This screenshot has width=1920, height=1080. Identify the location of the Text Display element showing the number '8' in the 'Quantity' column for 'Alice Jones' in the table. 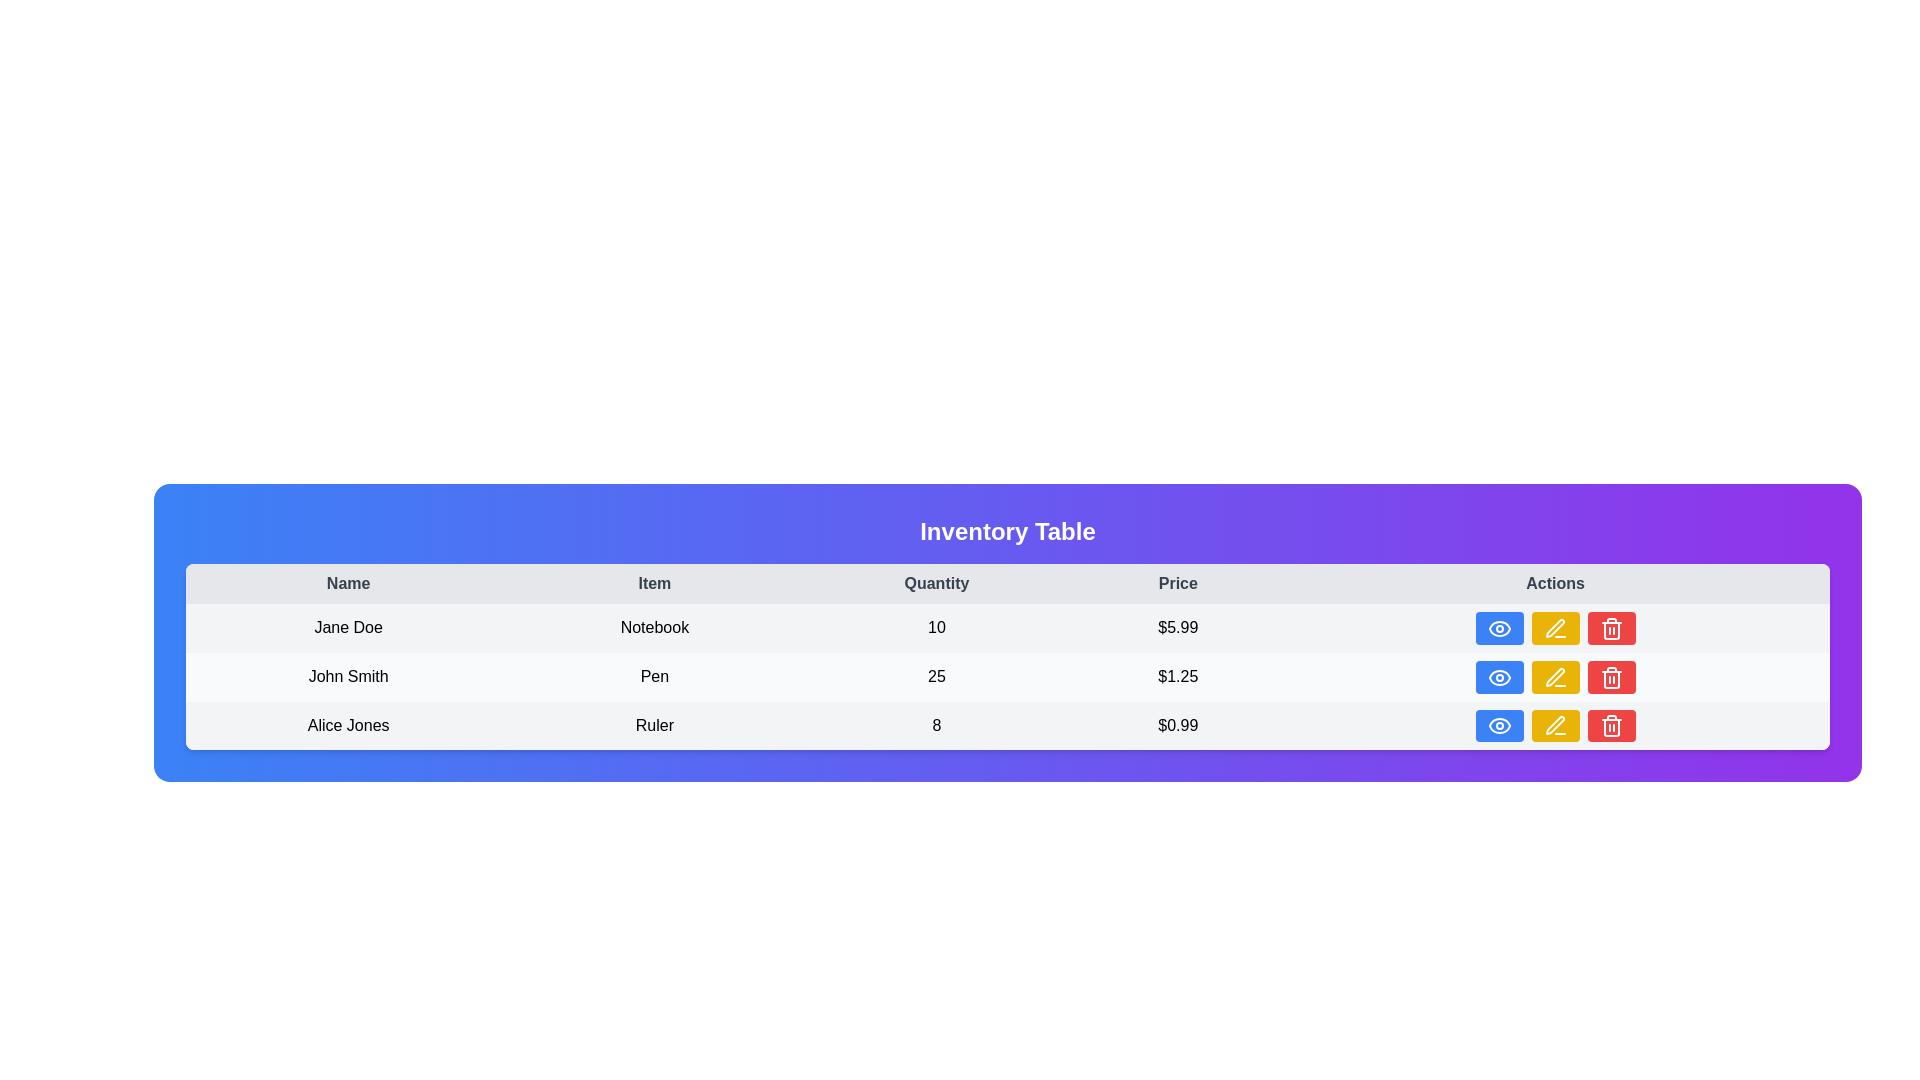
(935, 725).